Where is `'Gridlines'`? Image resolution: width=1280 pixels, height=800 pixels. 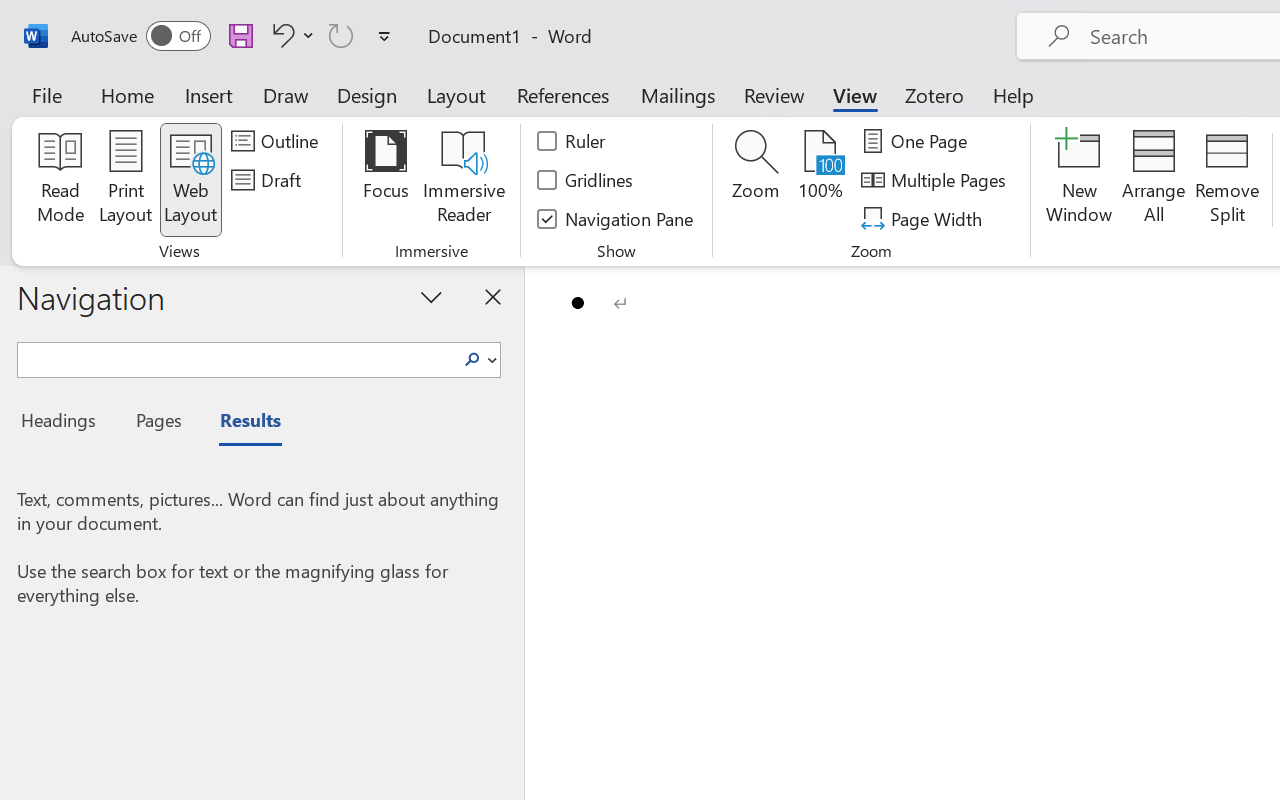
'Gridlines' is located at coordinates (585, 179).